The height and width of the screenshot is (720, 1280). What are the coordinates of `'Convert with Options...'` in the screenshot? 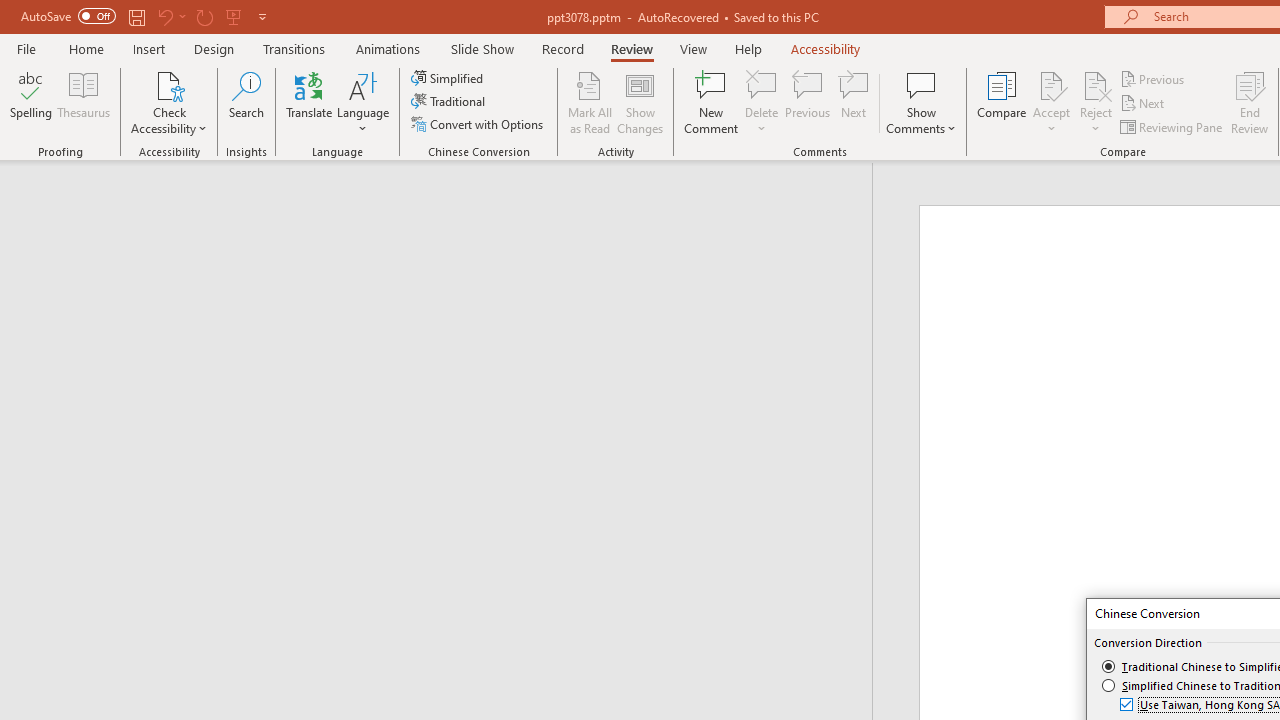 It's located at (478, 124).